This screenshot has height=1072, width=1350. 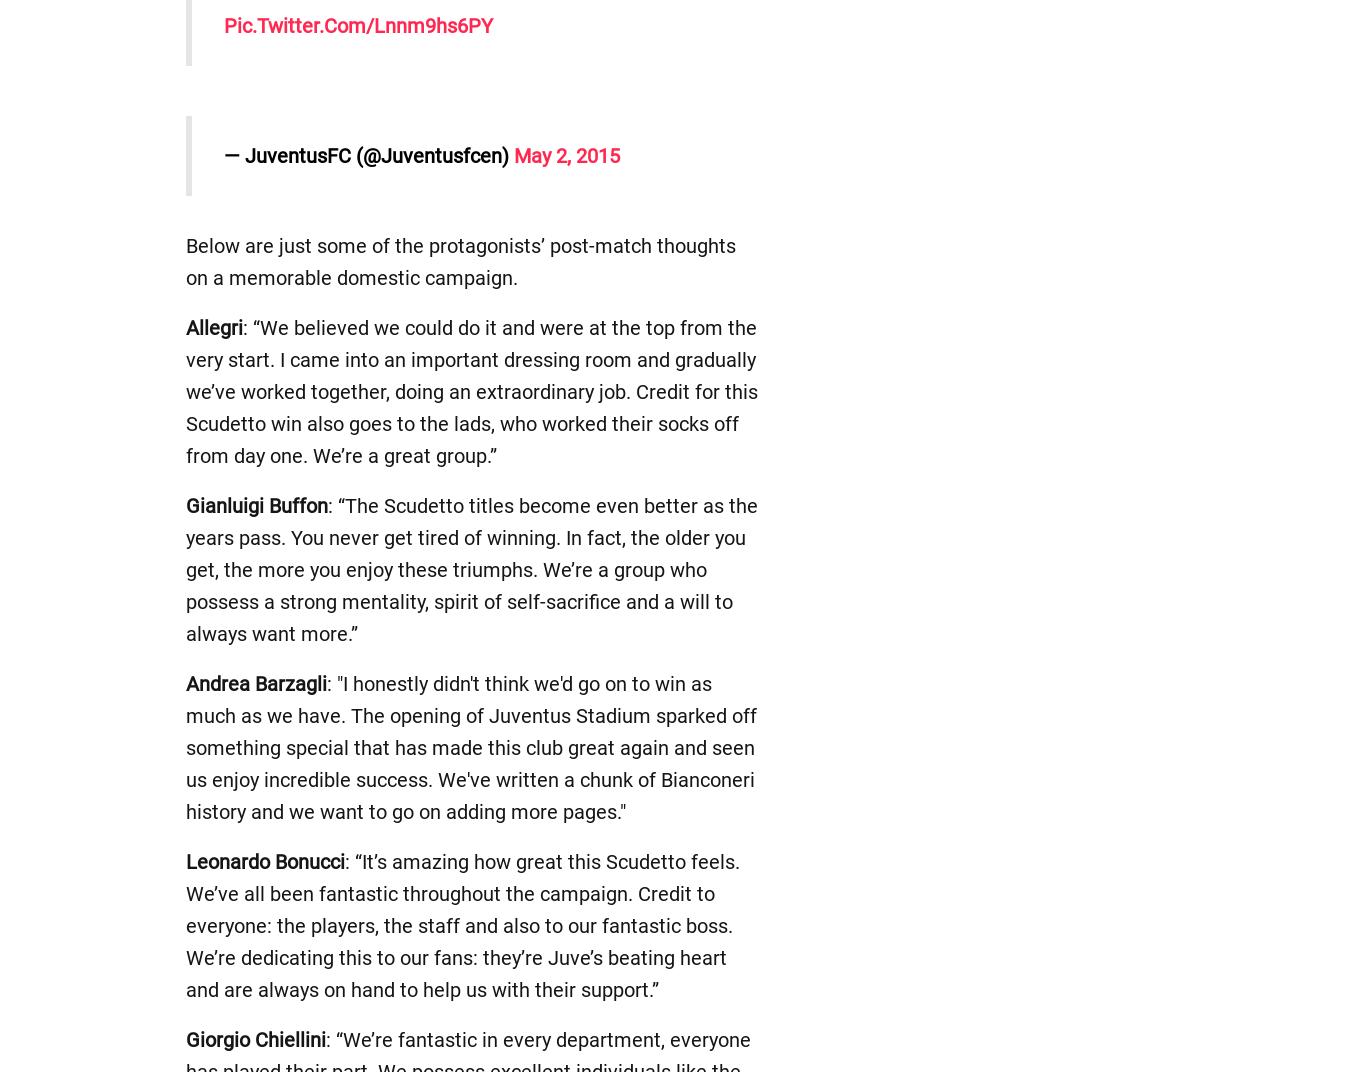 I want to click on ': “We believed we could do it and were at the top from the very start. I came into an important dressing room and gradually we’ve worked together, doing an extraordinary job. Credit for this Scudetto win also goes to the lads, who worked their socks off from day one. We’re a great group.”', so click(x=470, y=392).